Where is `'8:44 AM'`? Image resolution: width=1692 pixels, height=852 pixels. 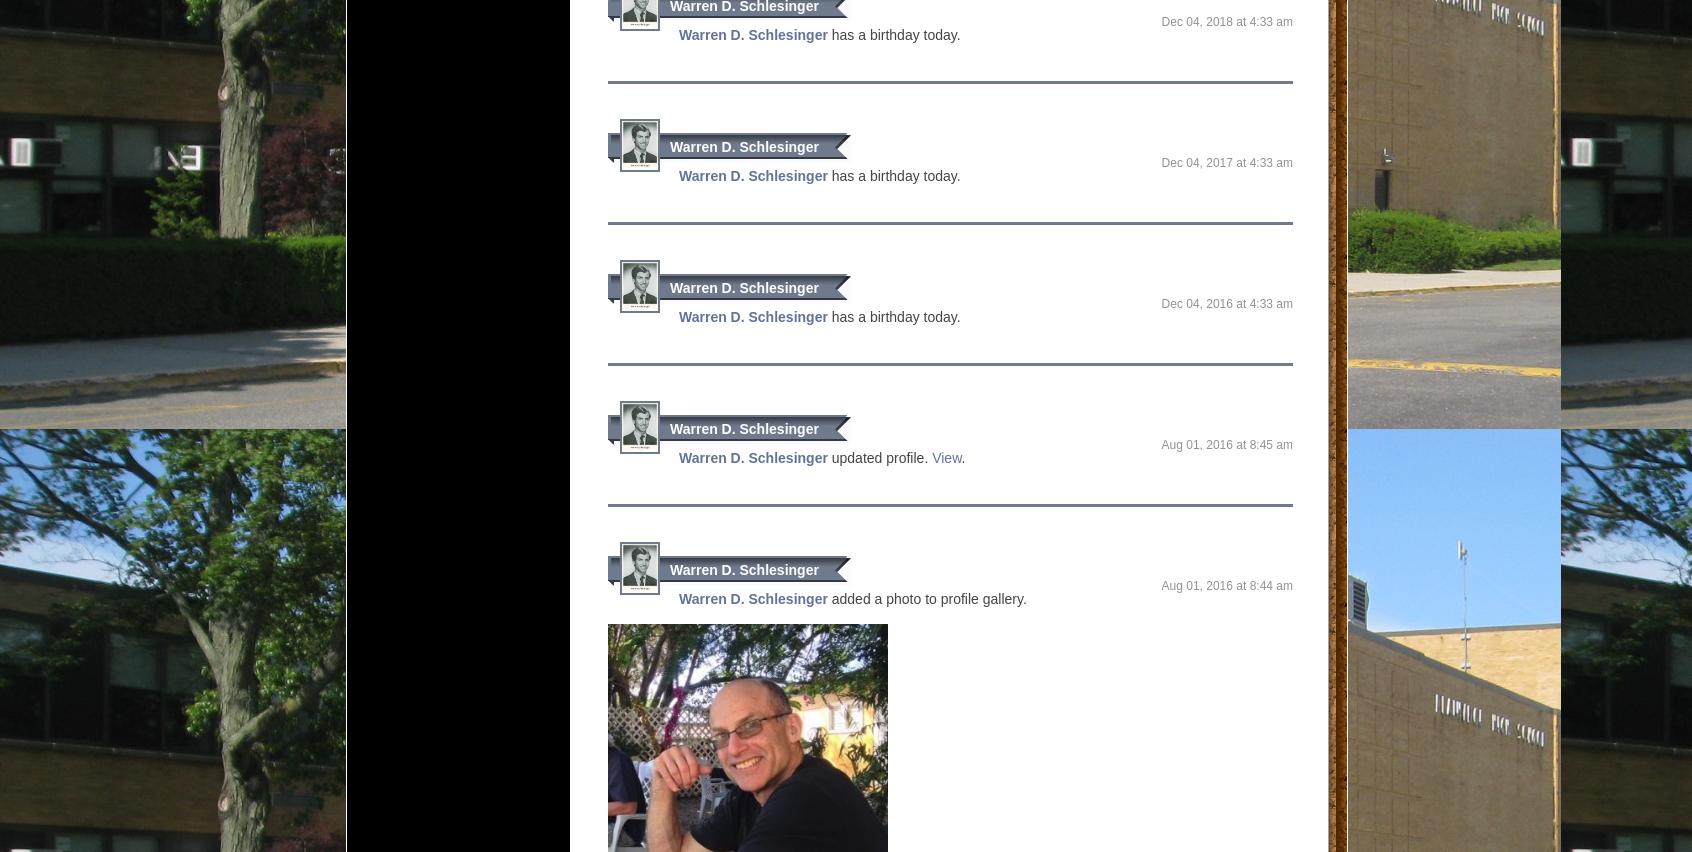
'8:44 AM' is located at coordinates (1270, 585).